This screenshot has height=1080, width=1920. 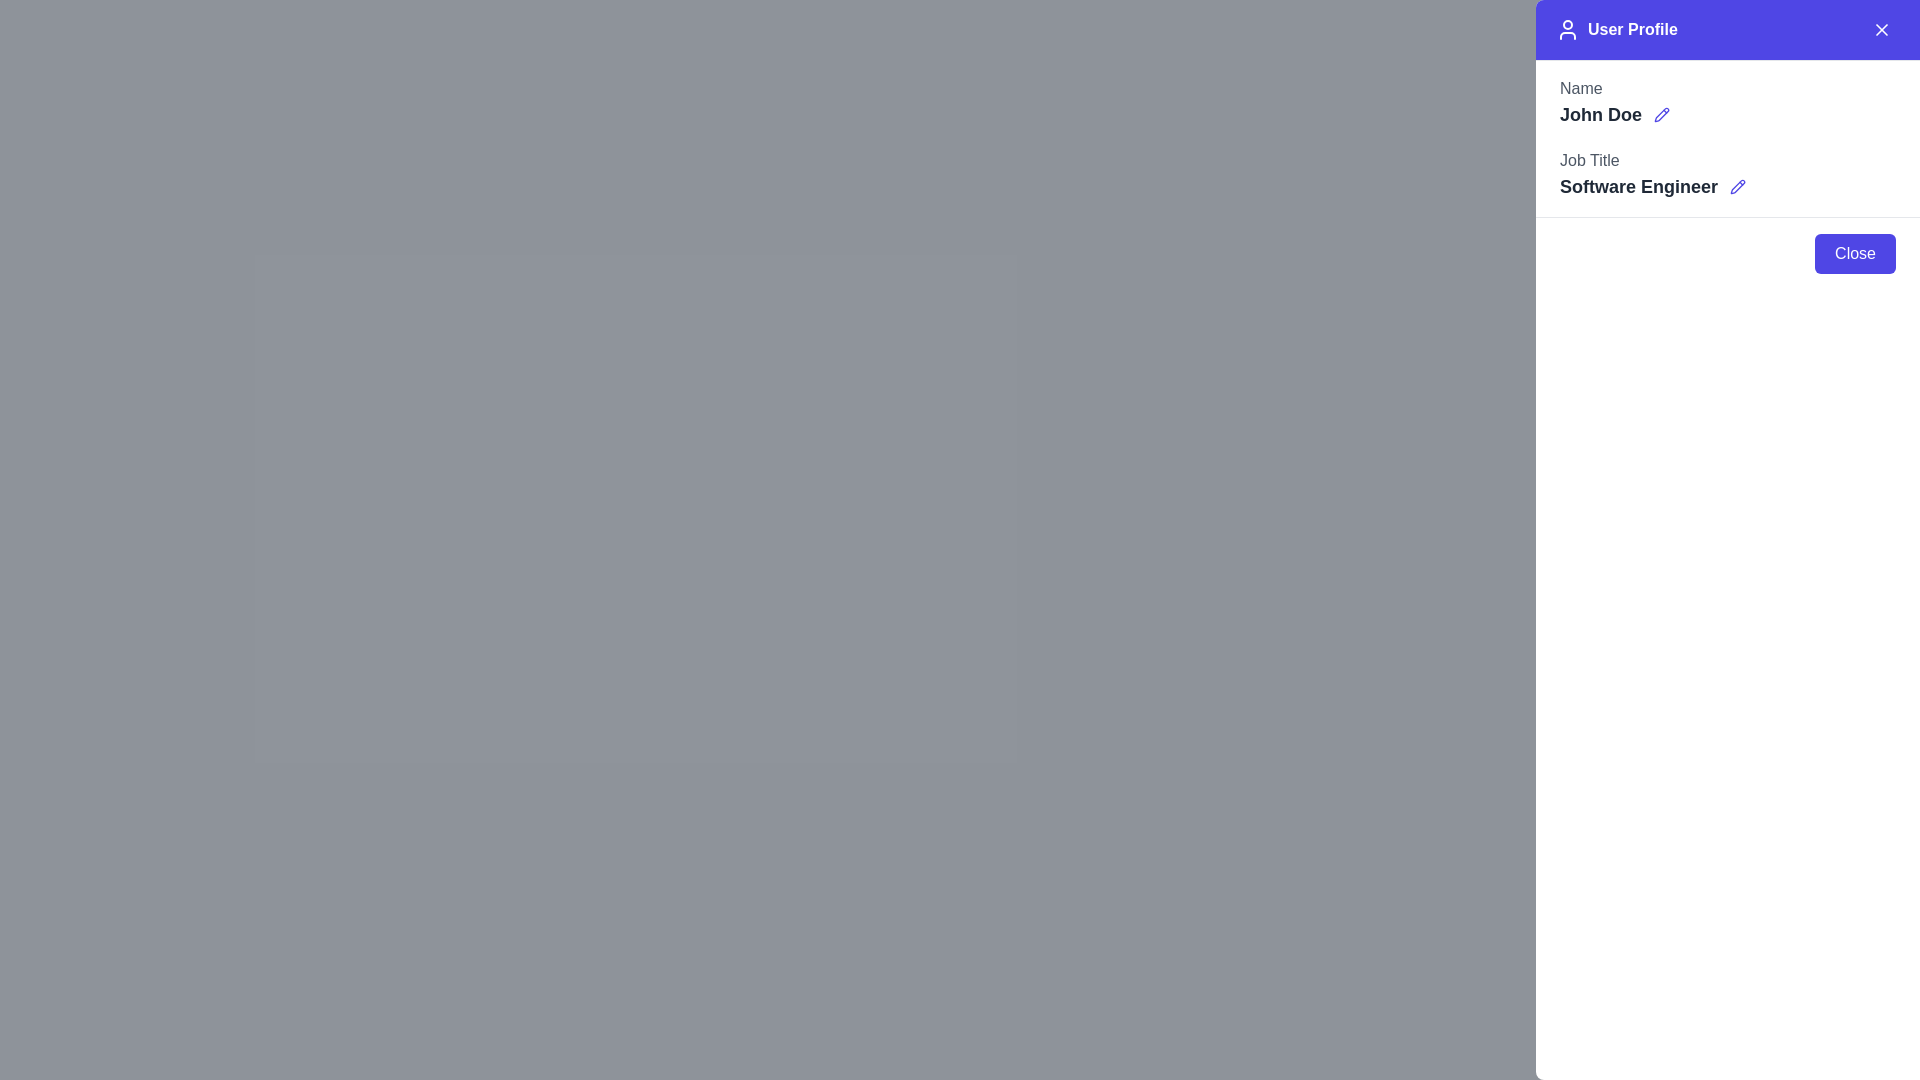 I want to click on the static text label in the 'User Profile' section that categorizes the content displaying the user's name, which is located above the text 'John Doe', so click(x=1580, y=87).